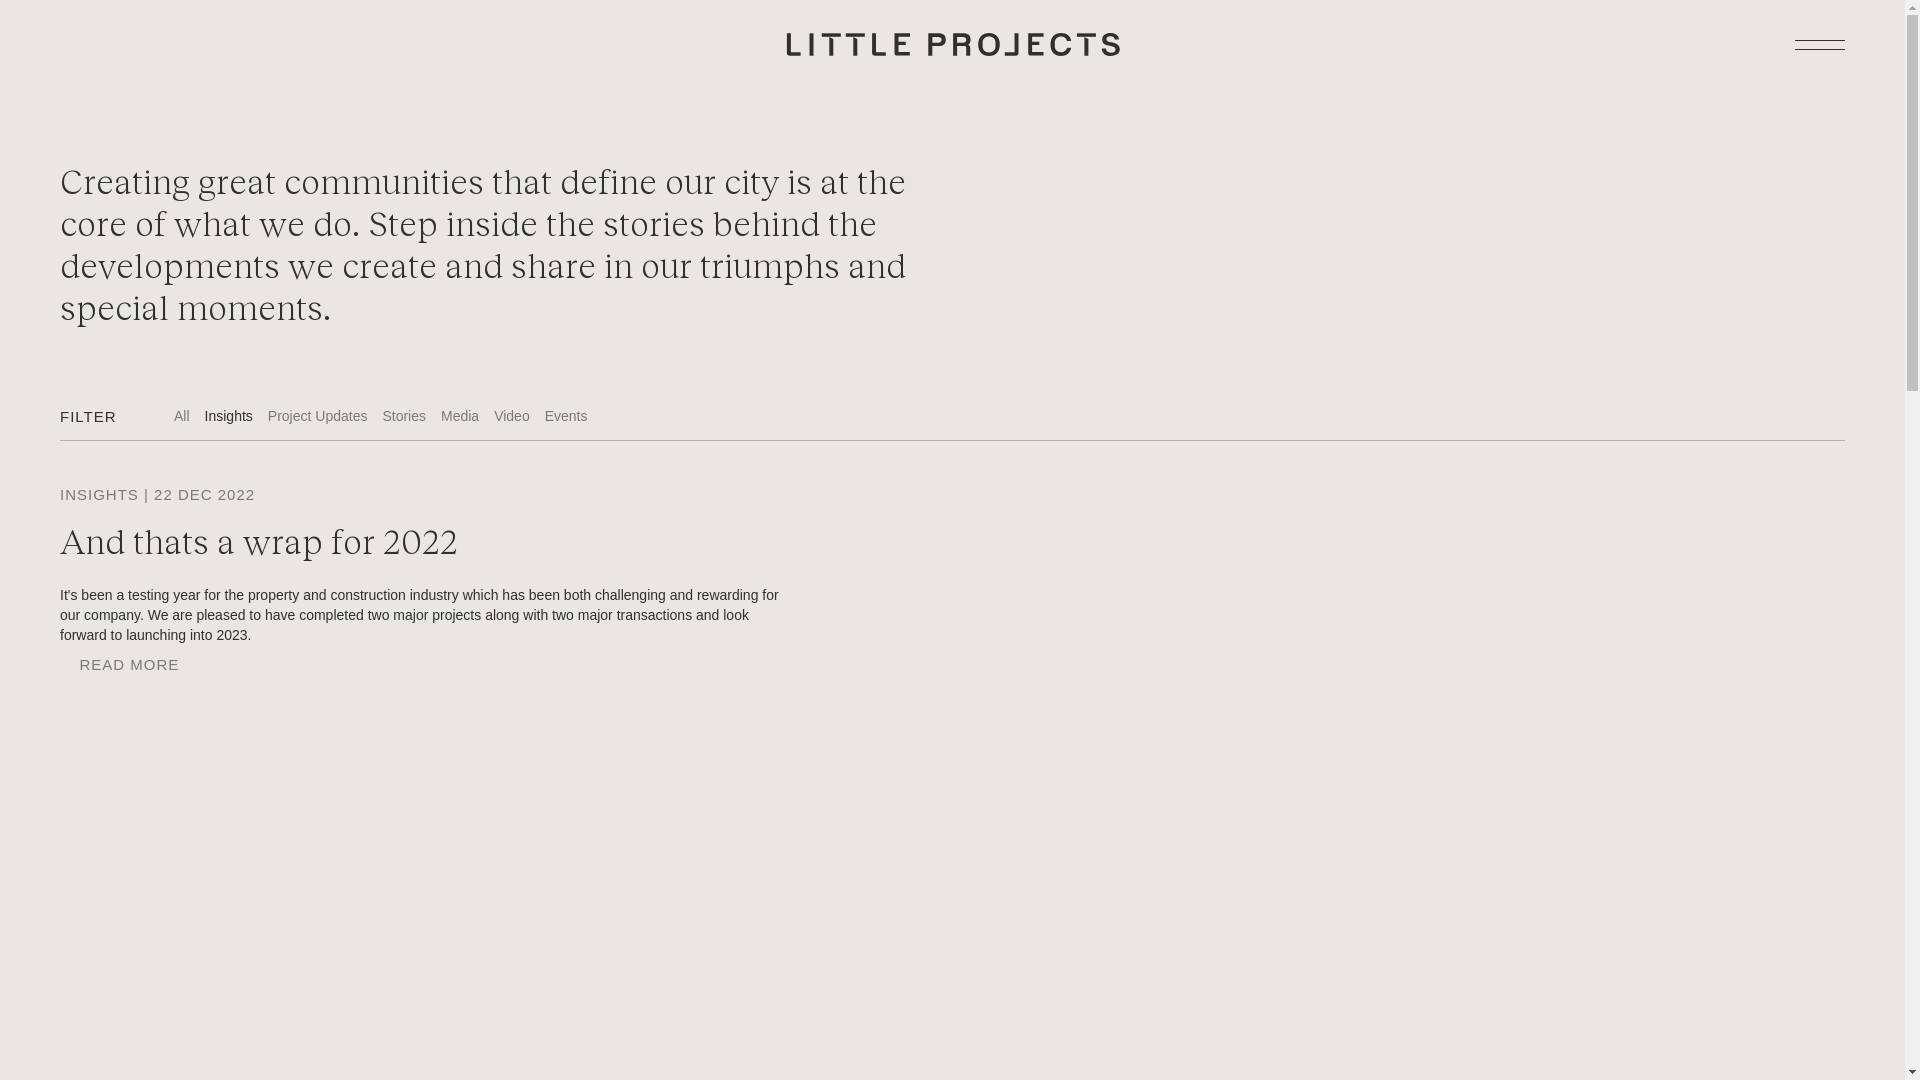 The image size is (1920, 1080). I want to click on 'All', so click(182, 415).